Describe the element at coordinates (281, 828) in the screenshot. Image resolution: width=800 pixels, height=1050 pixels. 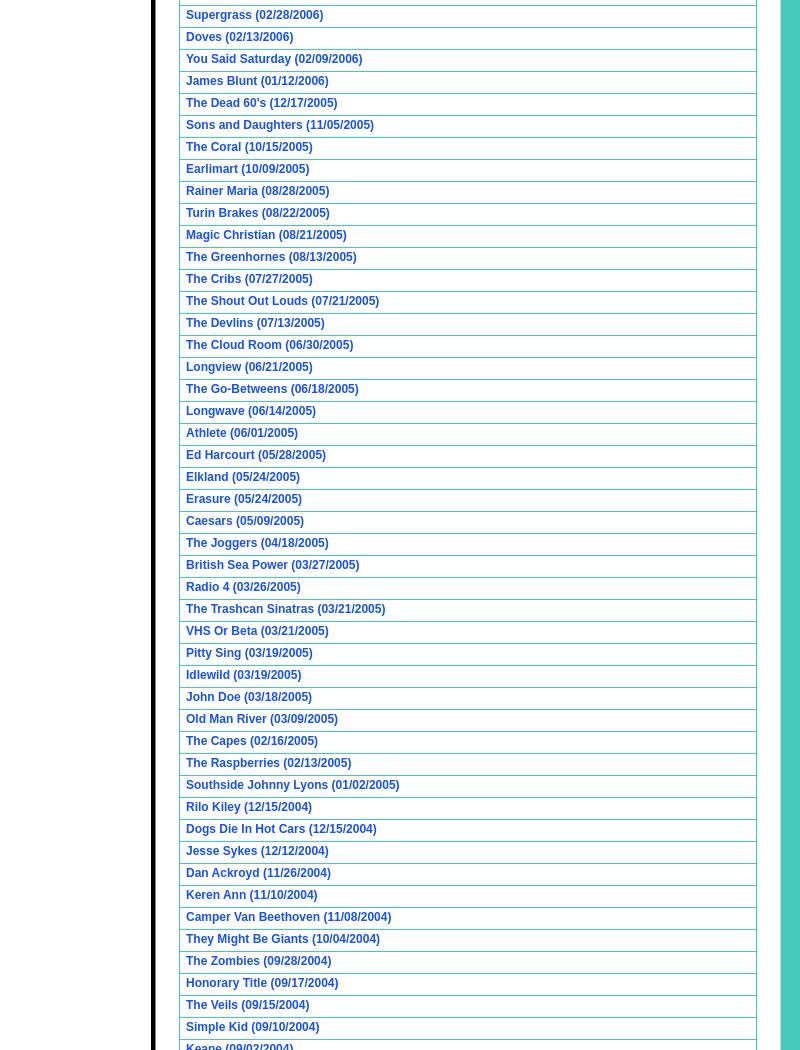
I see `'Dogs Die In Hot Cars (12/15/2004)'` at that location.